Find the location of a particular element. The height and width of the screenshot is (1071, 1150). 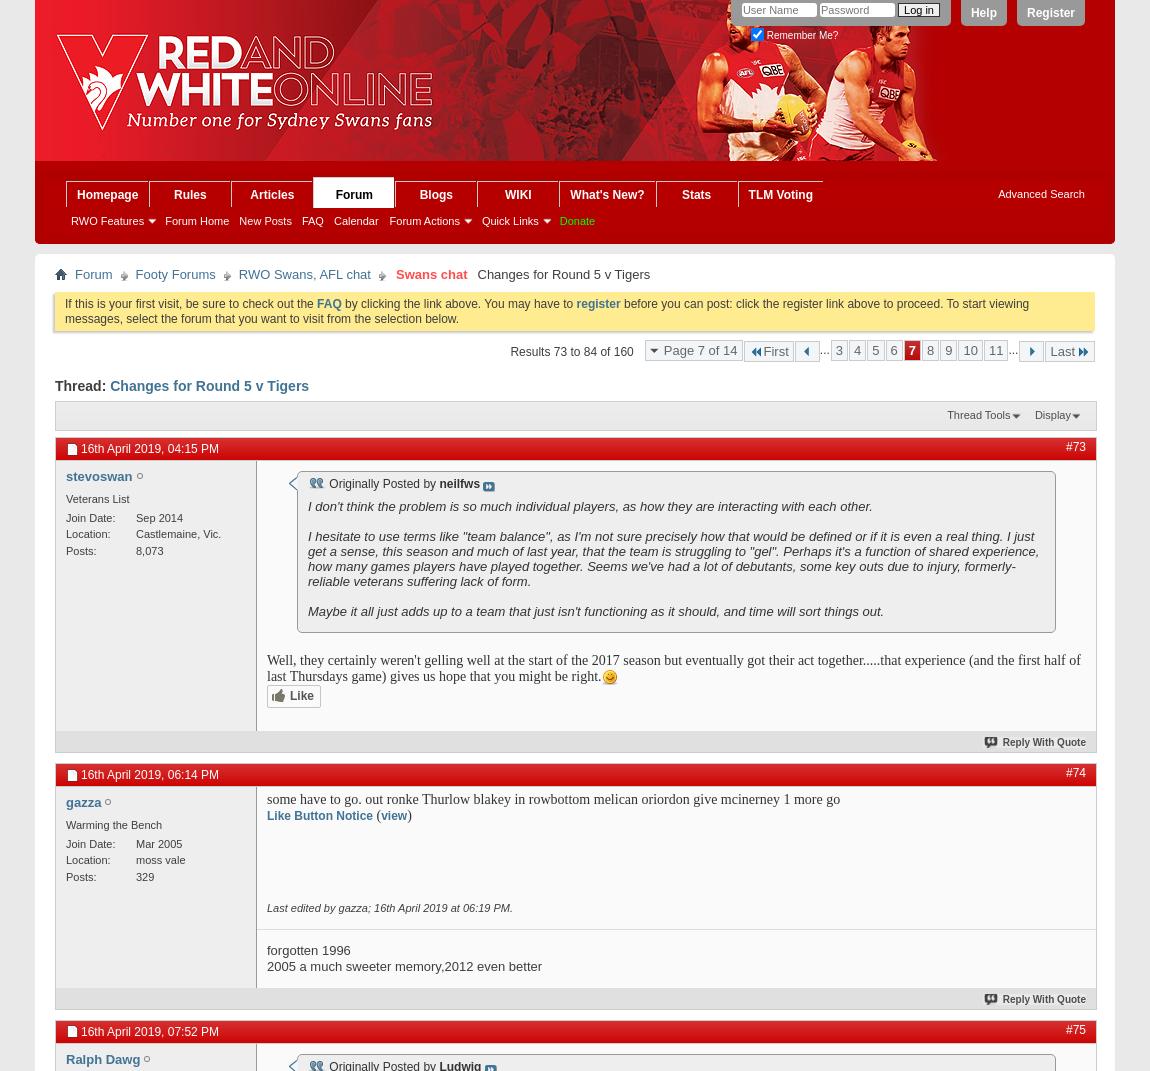

'Footy Forums' is located at coordinates (134, 274).